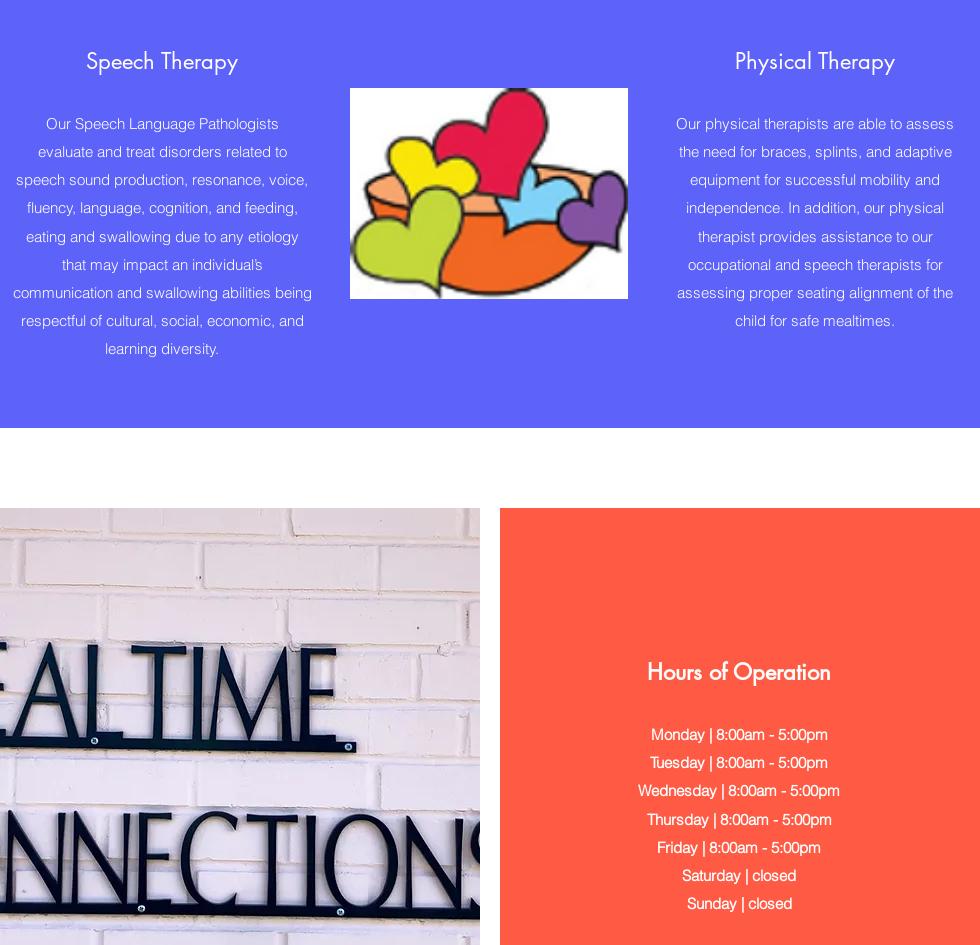 Image resolution: width=980 pixels, height=945 pixels. Describe the element at coordinates (650, 734) in the screenshot. I see `'Monday | 8:00am - 5:00pm'` at that location.